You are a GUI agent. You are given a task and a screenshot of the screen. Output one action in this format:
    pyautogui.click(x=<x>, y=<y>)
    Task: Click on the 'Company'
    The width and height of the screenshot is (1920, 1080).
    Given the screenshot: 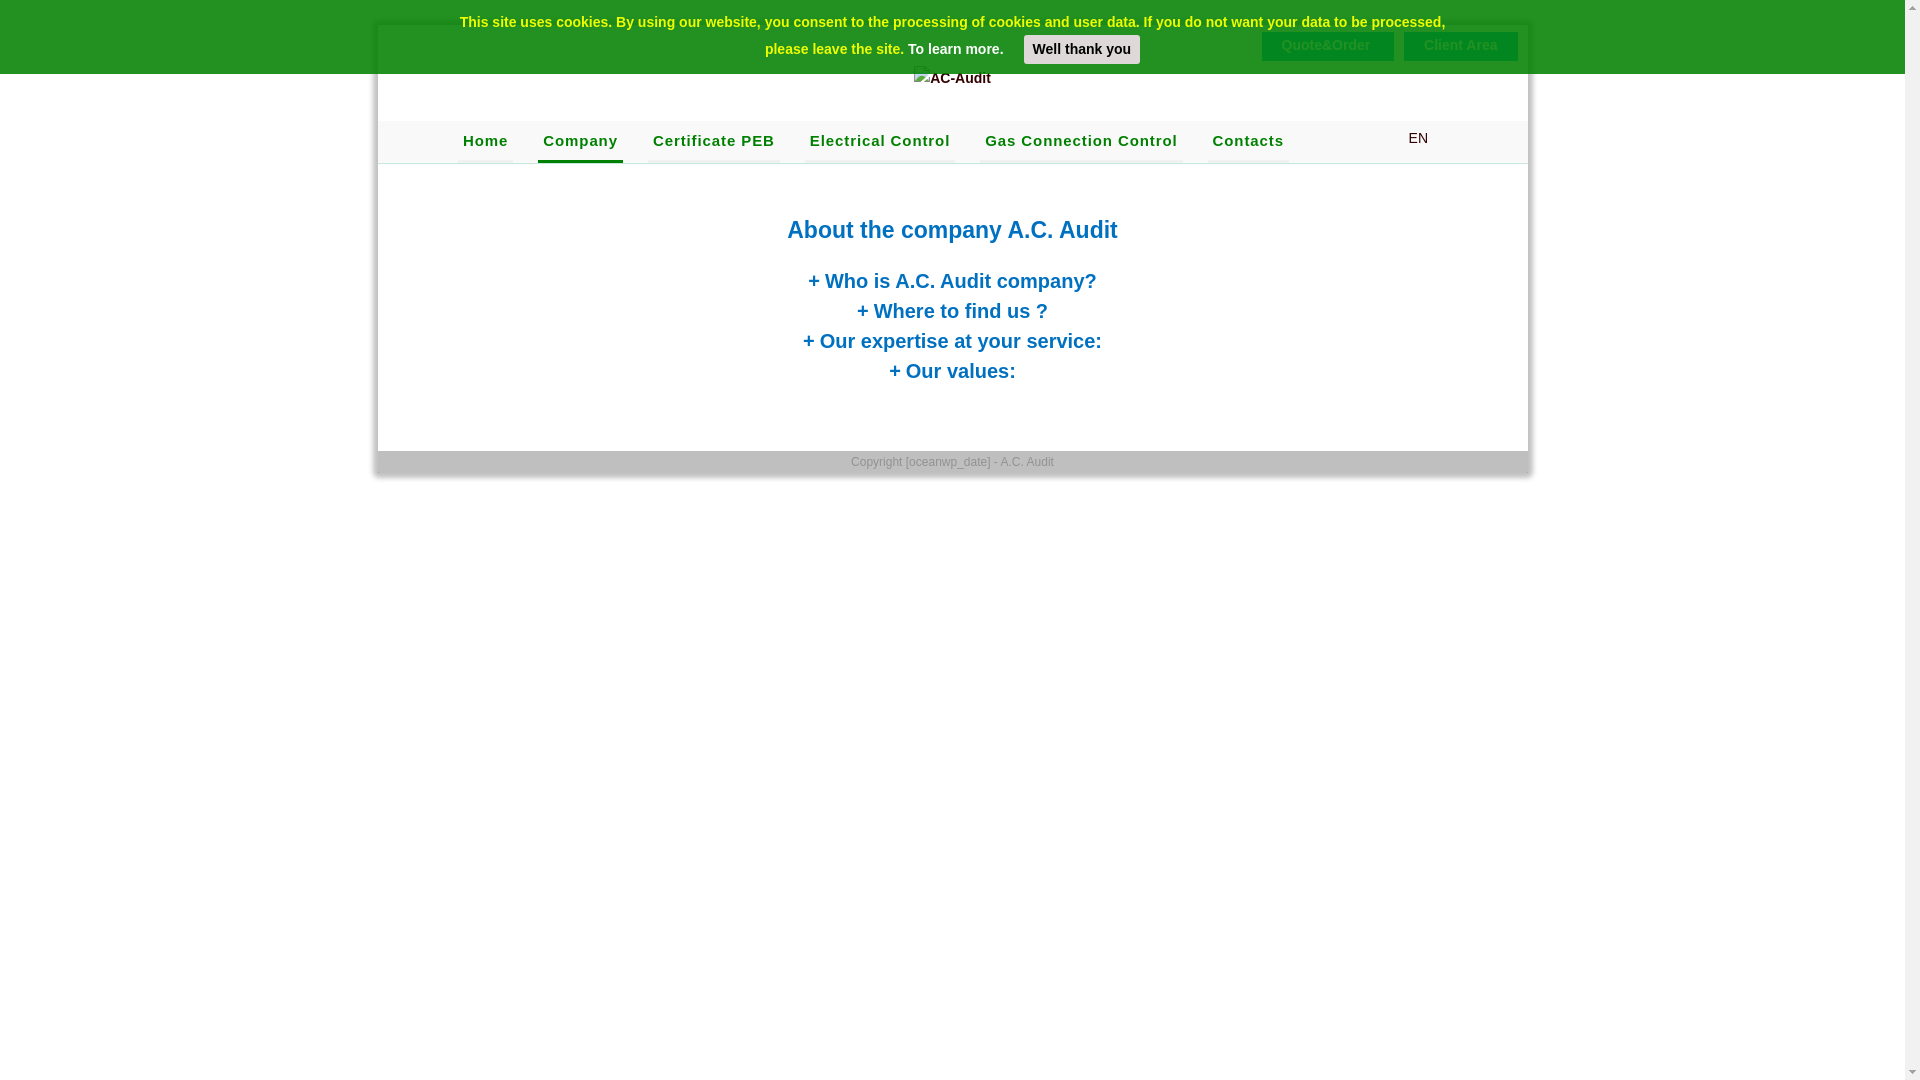 What is the action you would take?
    pyautogui.click(x=579, y=141)
    